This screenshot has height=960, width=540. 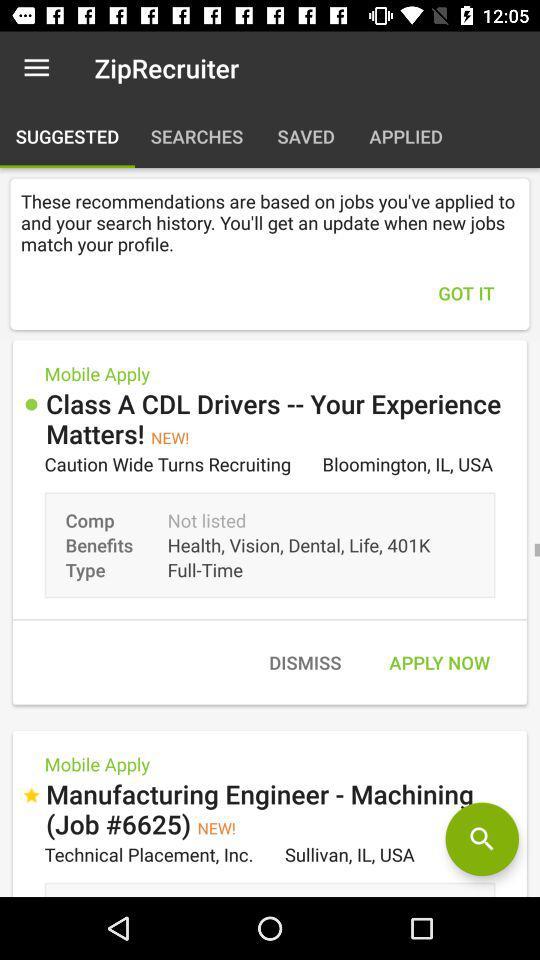 I want to click on the item to the right of sullivan, il, usa icon, so click(x=481, y=839).